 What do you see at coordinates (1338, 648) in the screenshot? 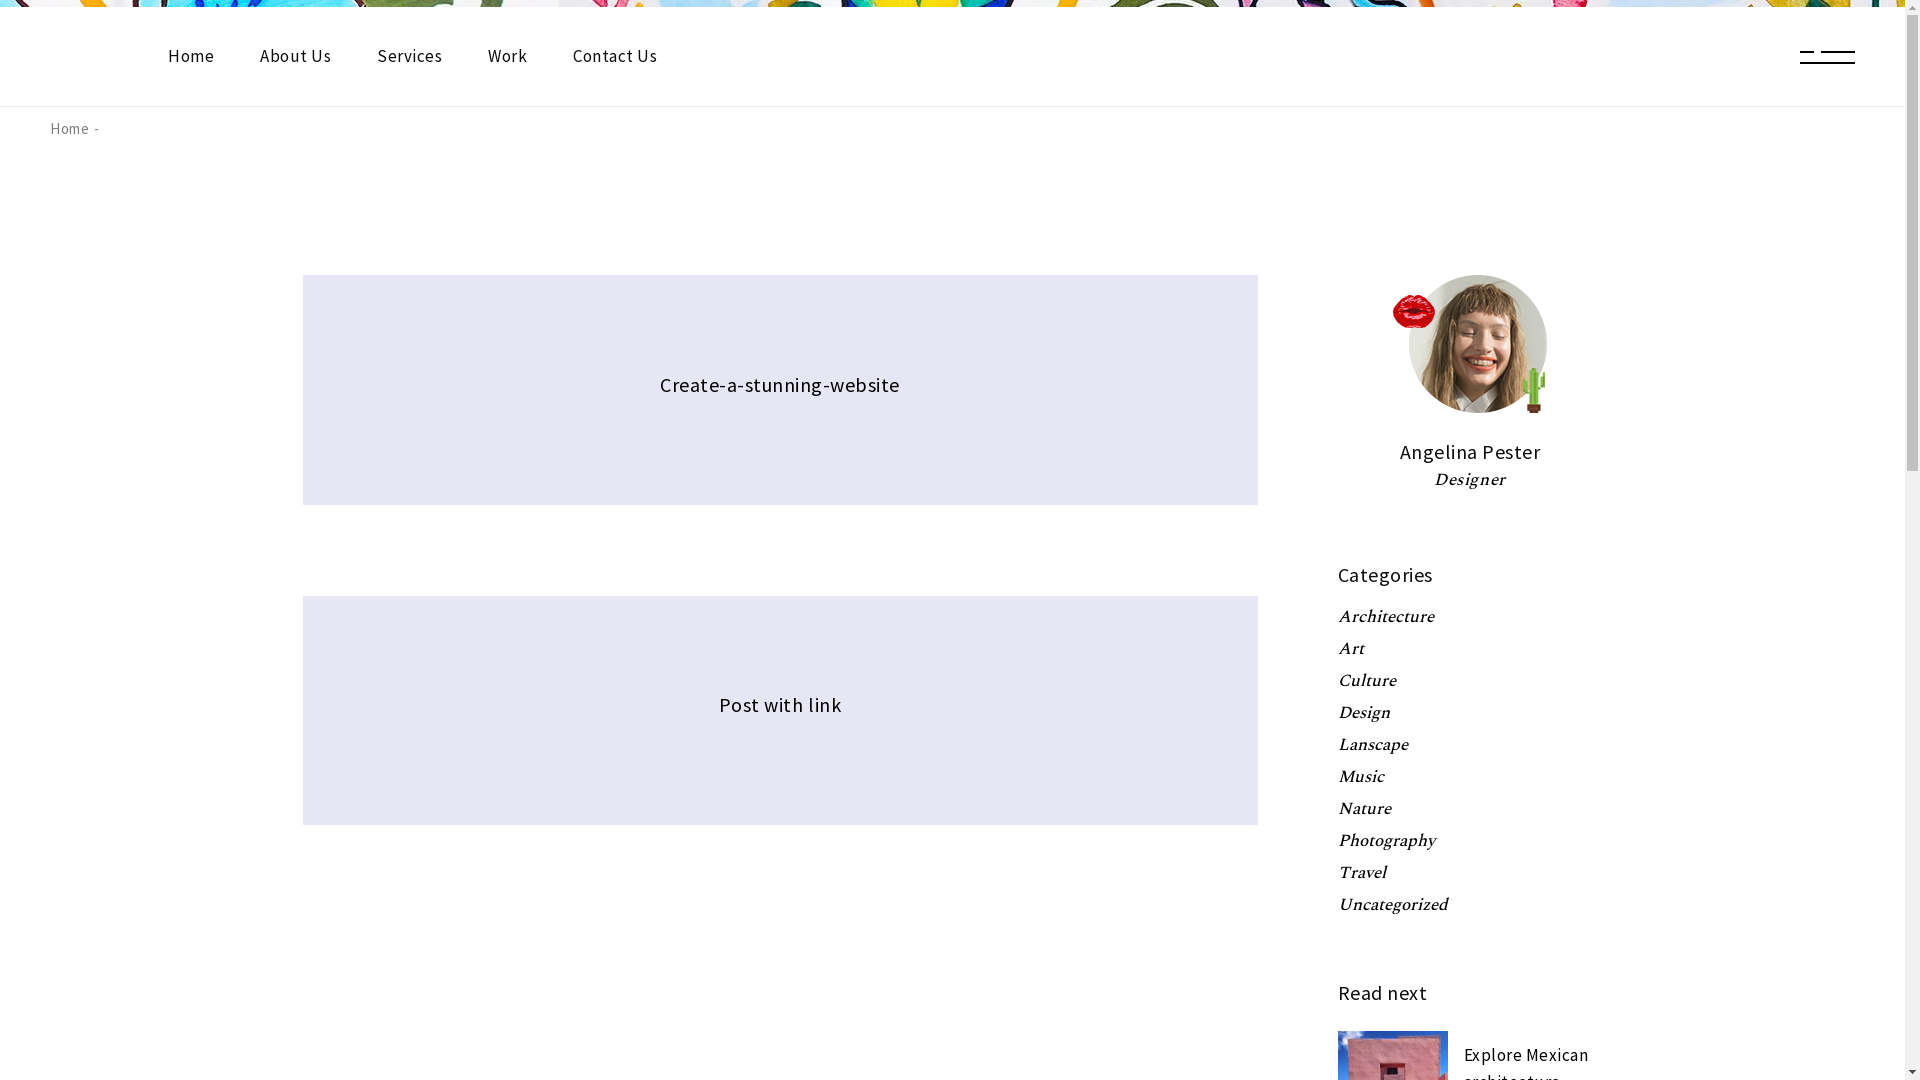
I see `'Art'` at bounding box center [1338, 648].